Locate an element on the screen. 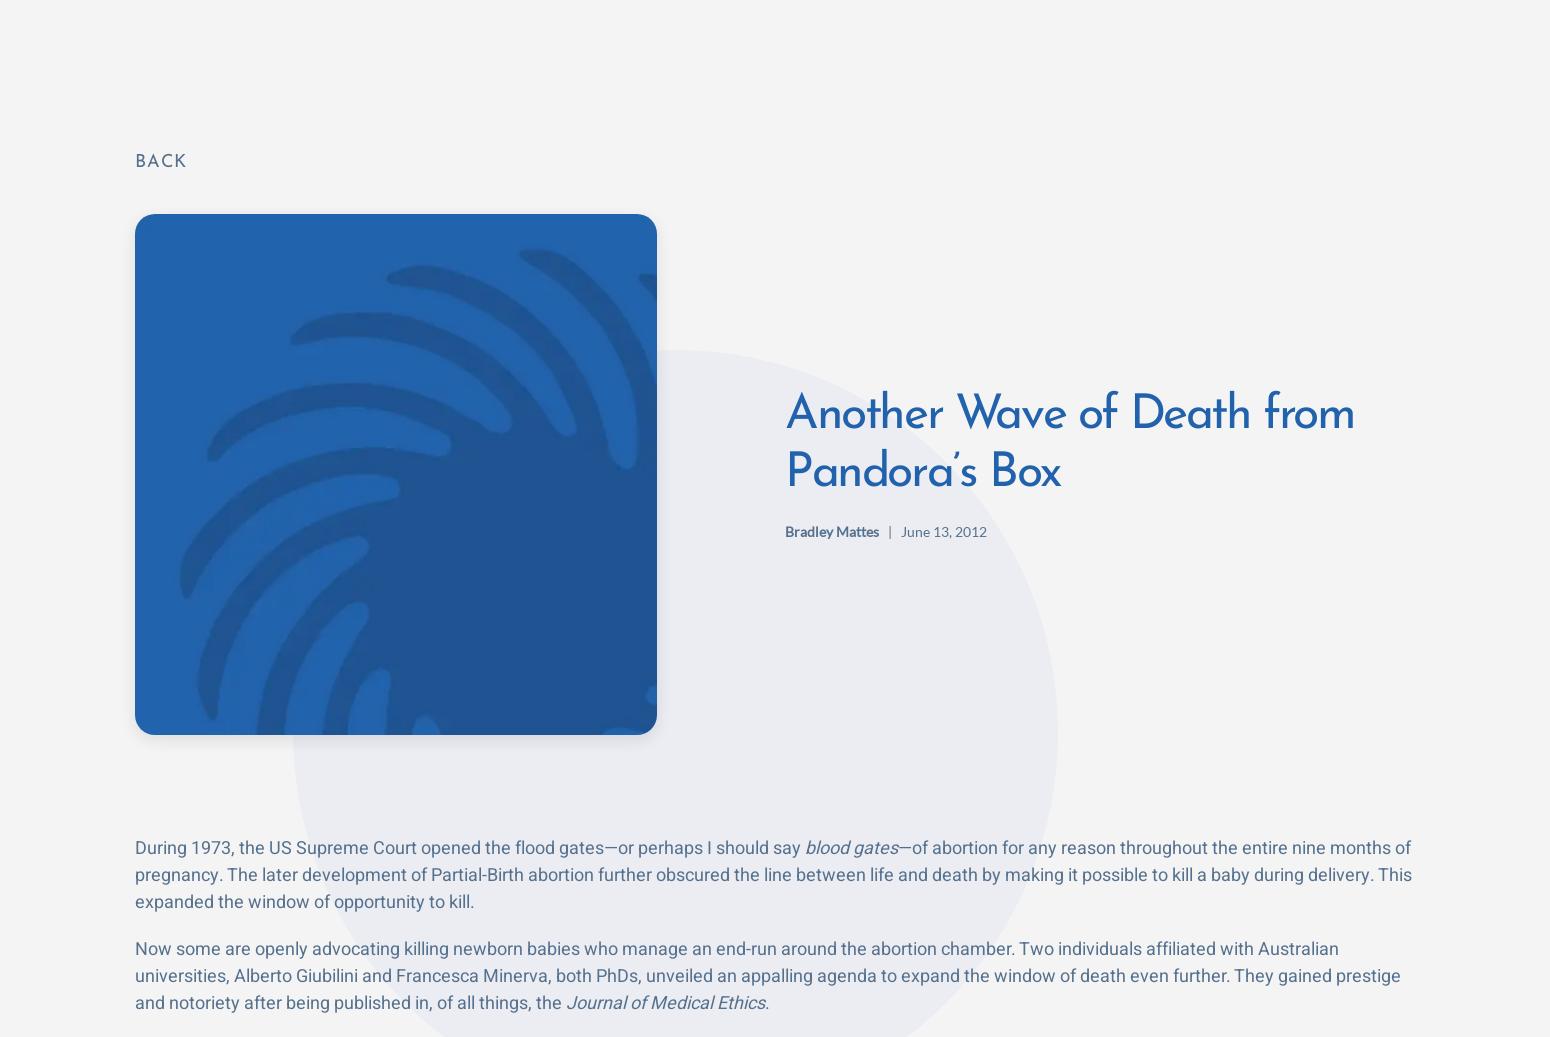  'Research' is located at coordinates (842, 47).